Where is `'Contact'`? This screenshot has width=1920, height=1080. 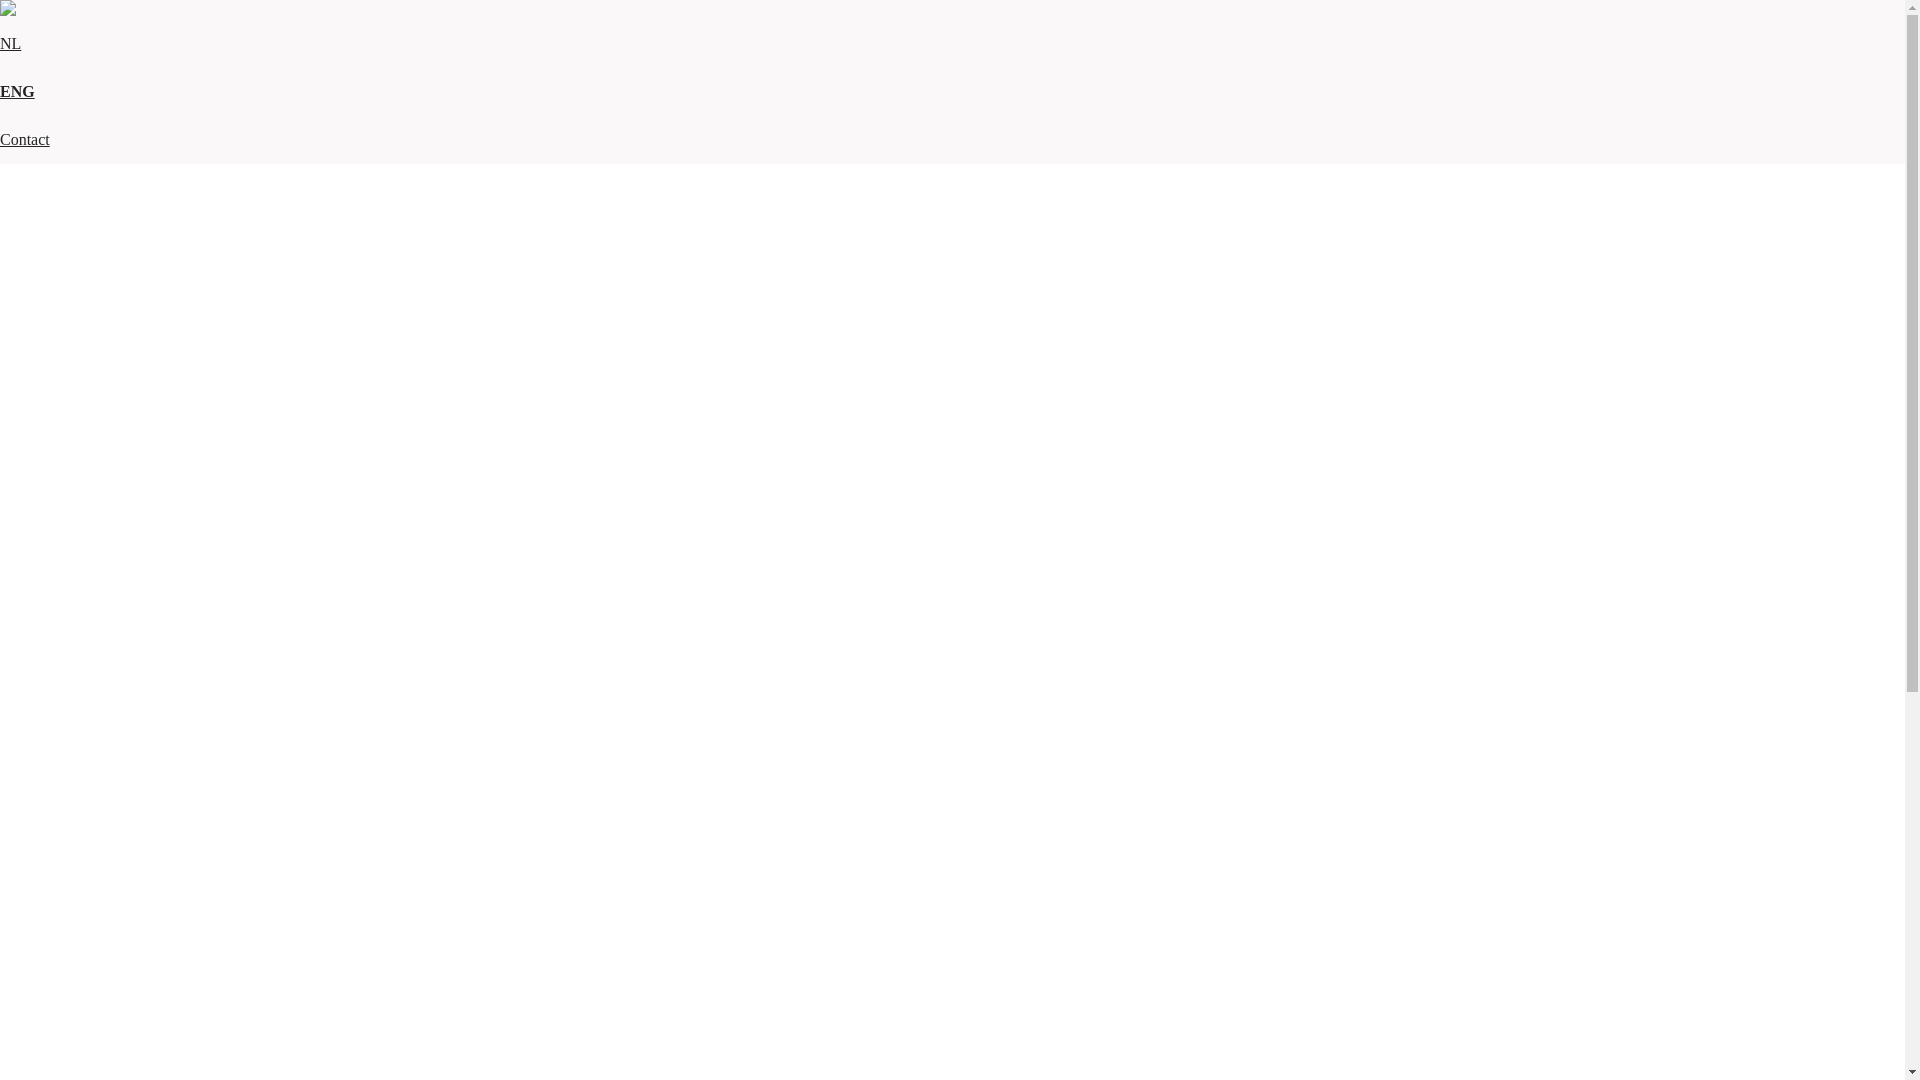
'Contact' is located at coordinates (24, 138).